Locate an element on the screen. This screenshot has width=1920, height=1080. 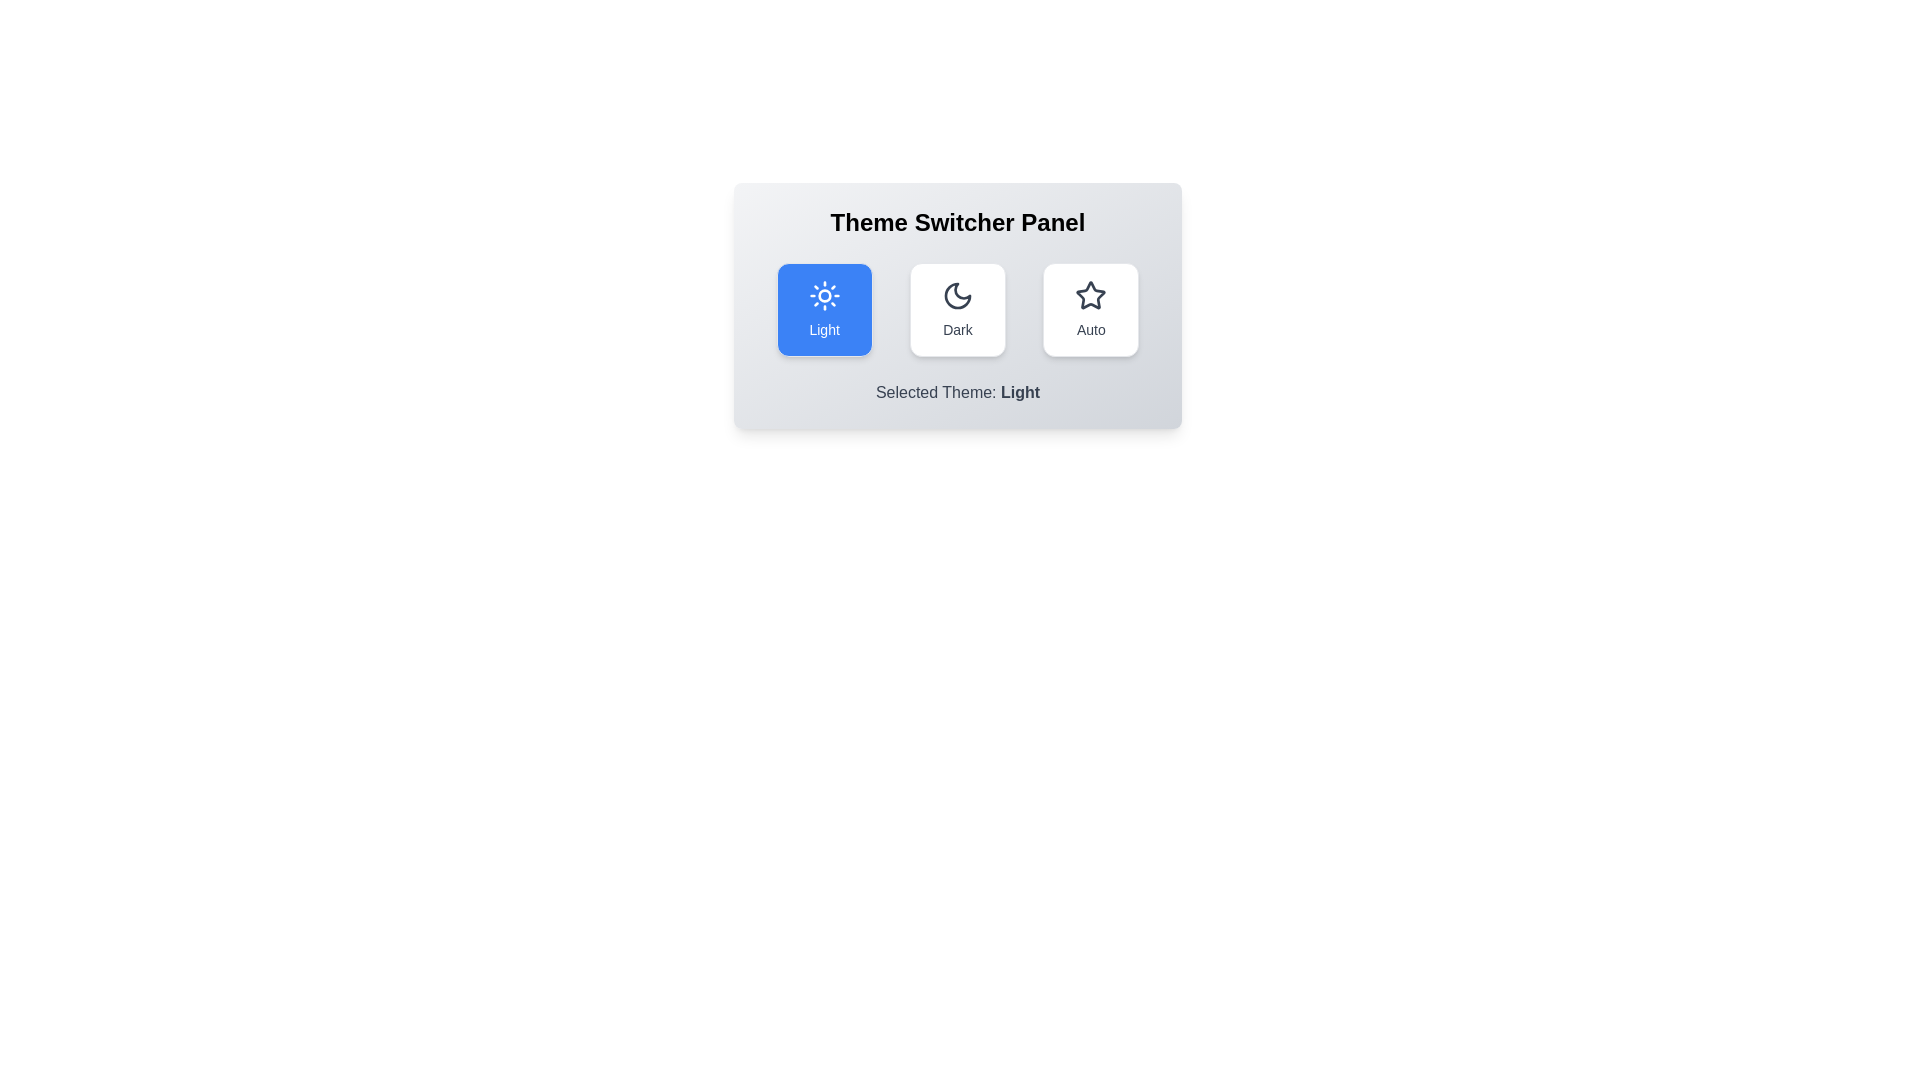
the theme selector button, which is the first button from the left in a row of three buttons is located at coordinates (824, 309).